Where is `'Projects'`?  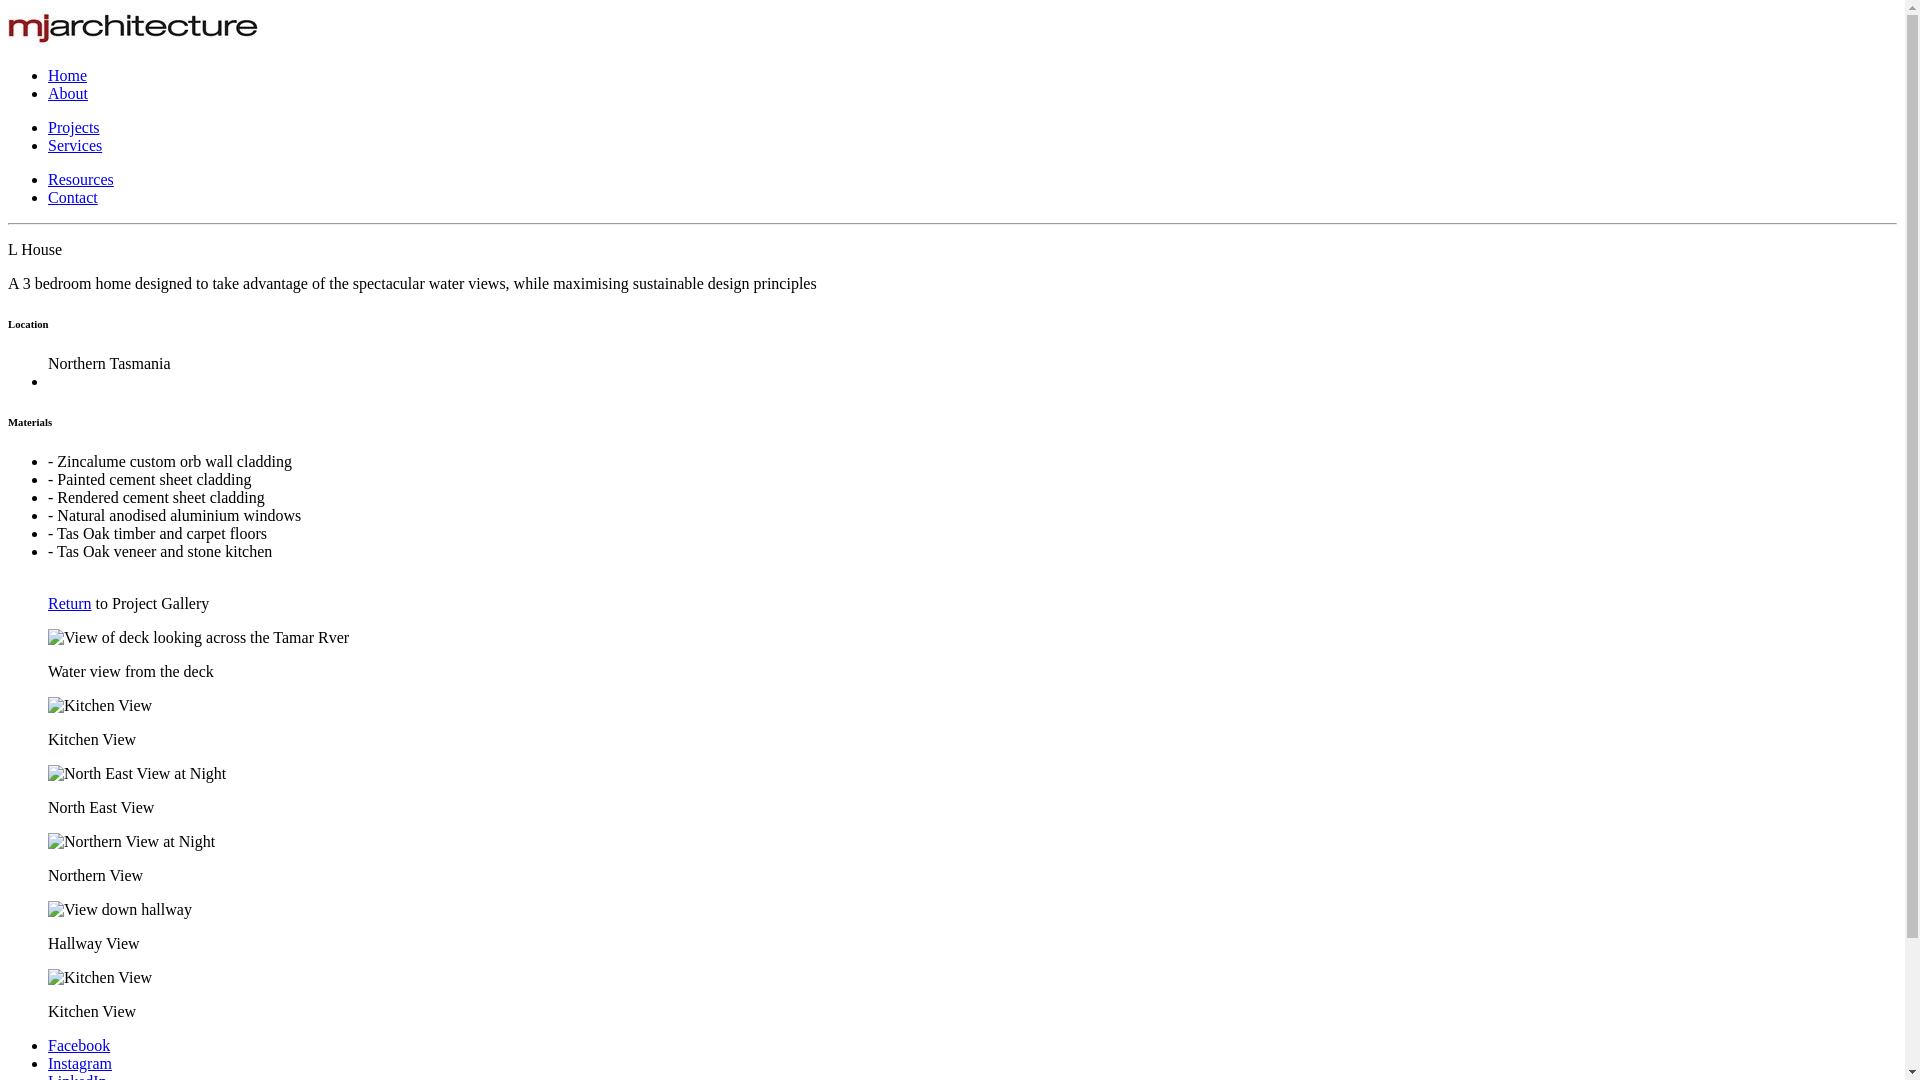 'Projects' is located at coordinates (73, 127).